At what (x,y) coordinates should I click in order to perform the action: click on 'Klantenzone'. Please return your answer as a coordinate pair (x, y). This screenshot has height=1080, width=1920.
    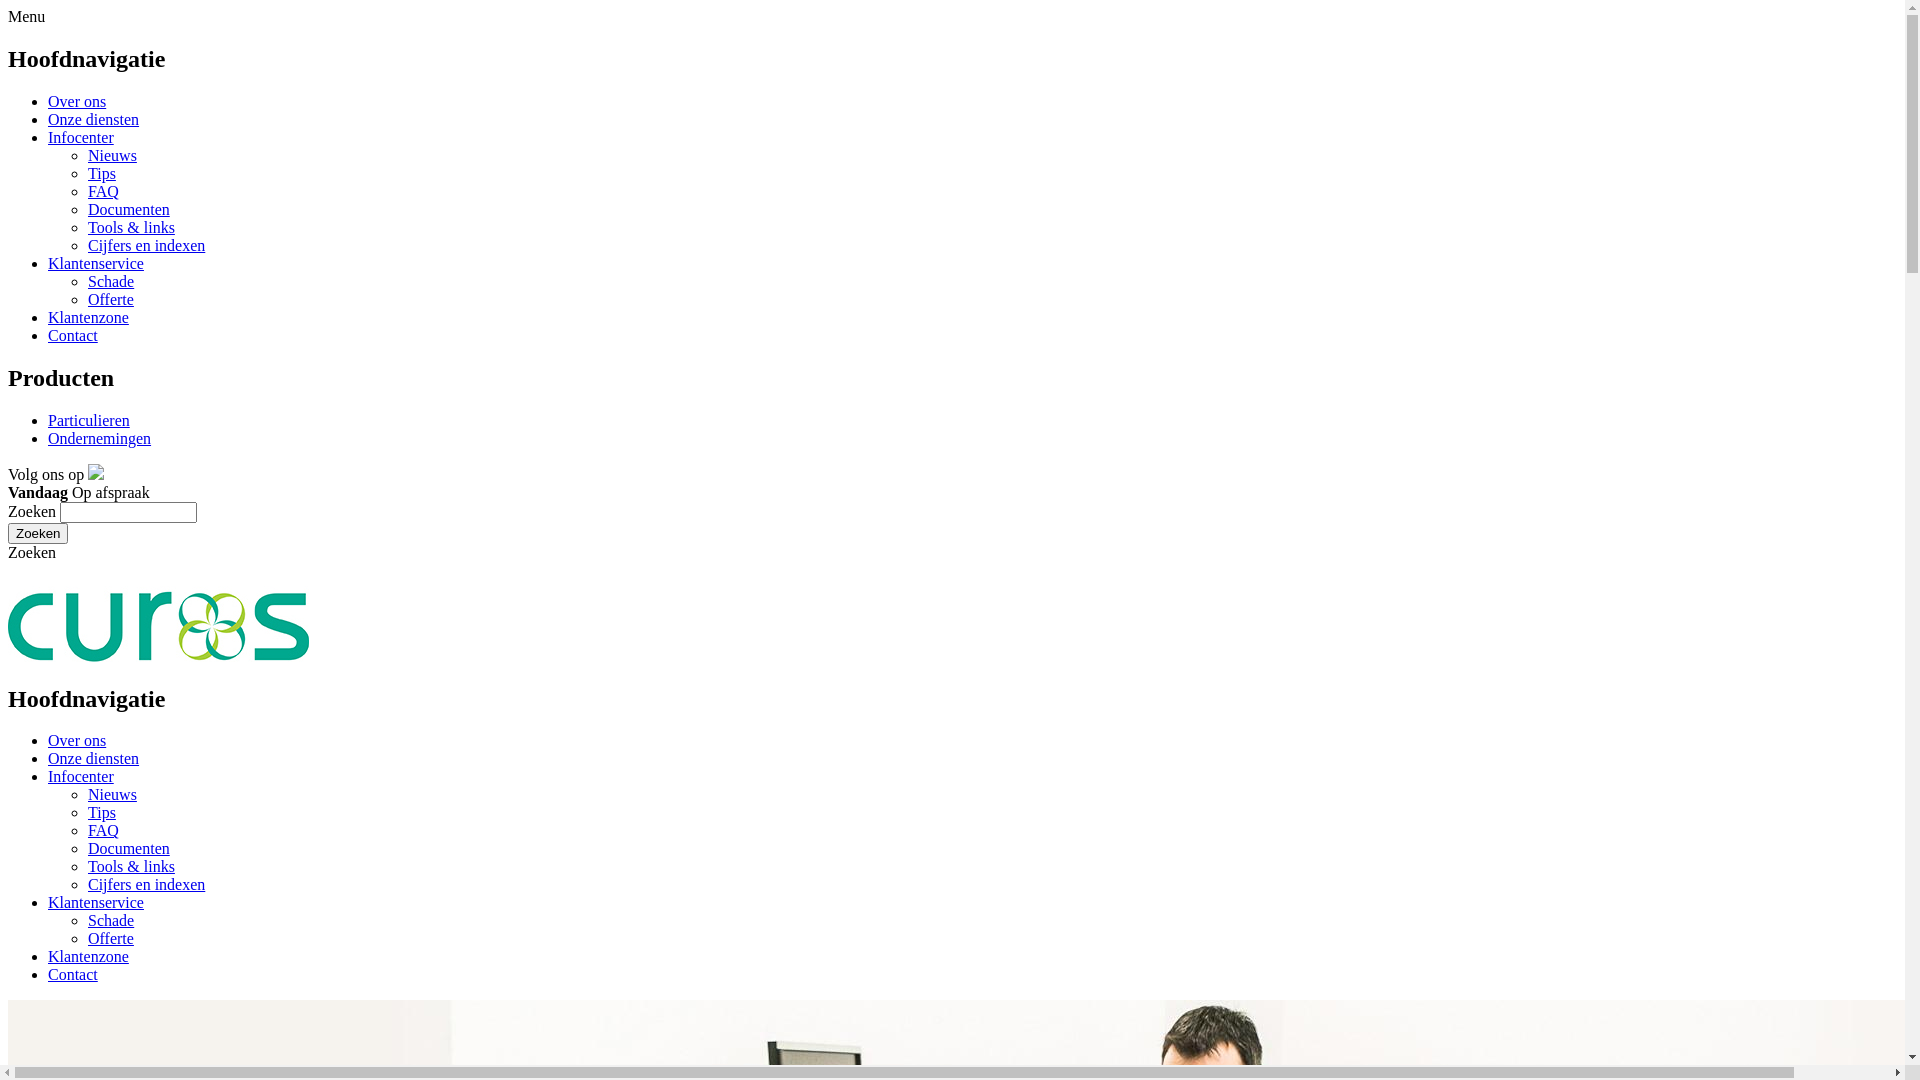
    Looking at the image, I should click on (87, 316).